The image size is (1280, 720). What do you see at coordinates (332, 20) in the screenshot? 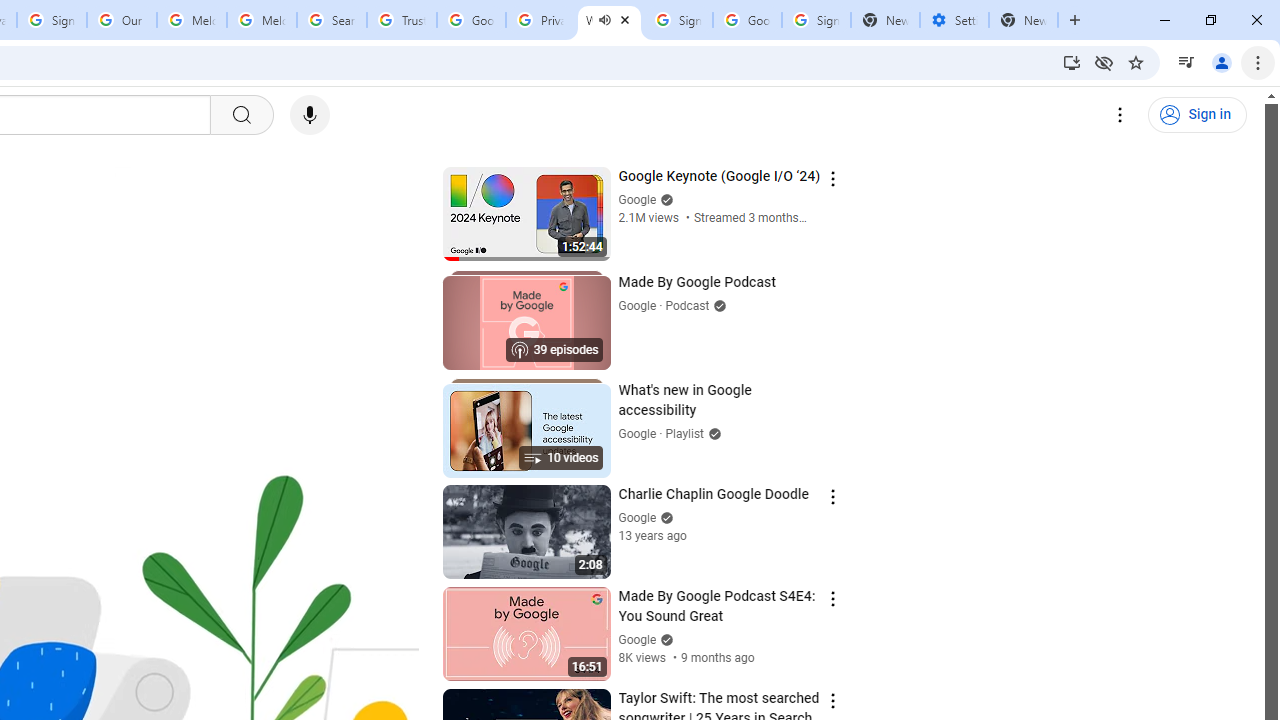
I see `'Search our Doodle Library Collection - Google Doodles'` at bounding box center [332, 20].